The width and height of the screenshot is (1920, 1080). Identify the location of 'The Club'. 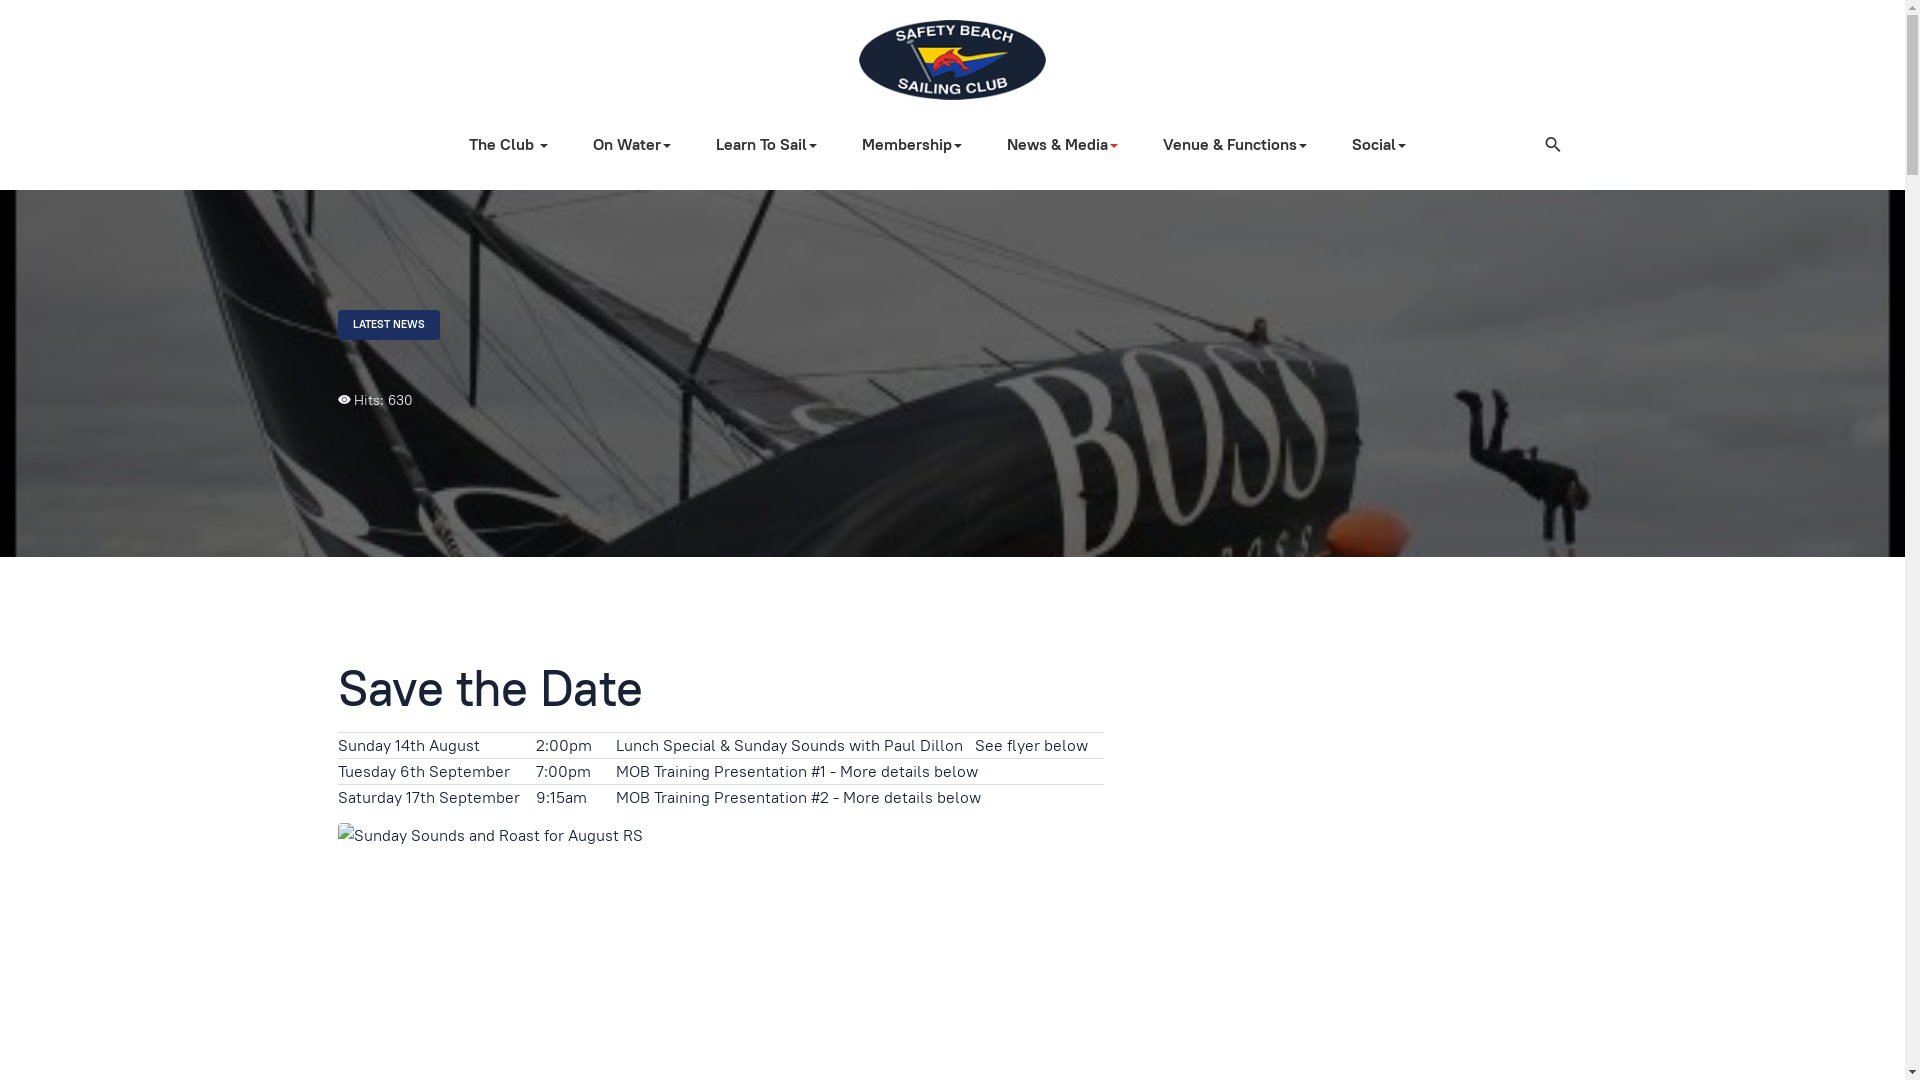
(515, 144).